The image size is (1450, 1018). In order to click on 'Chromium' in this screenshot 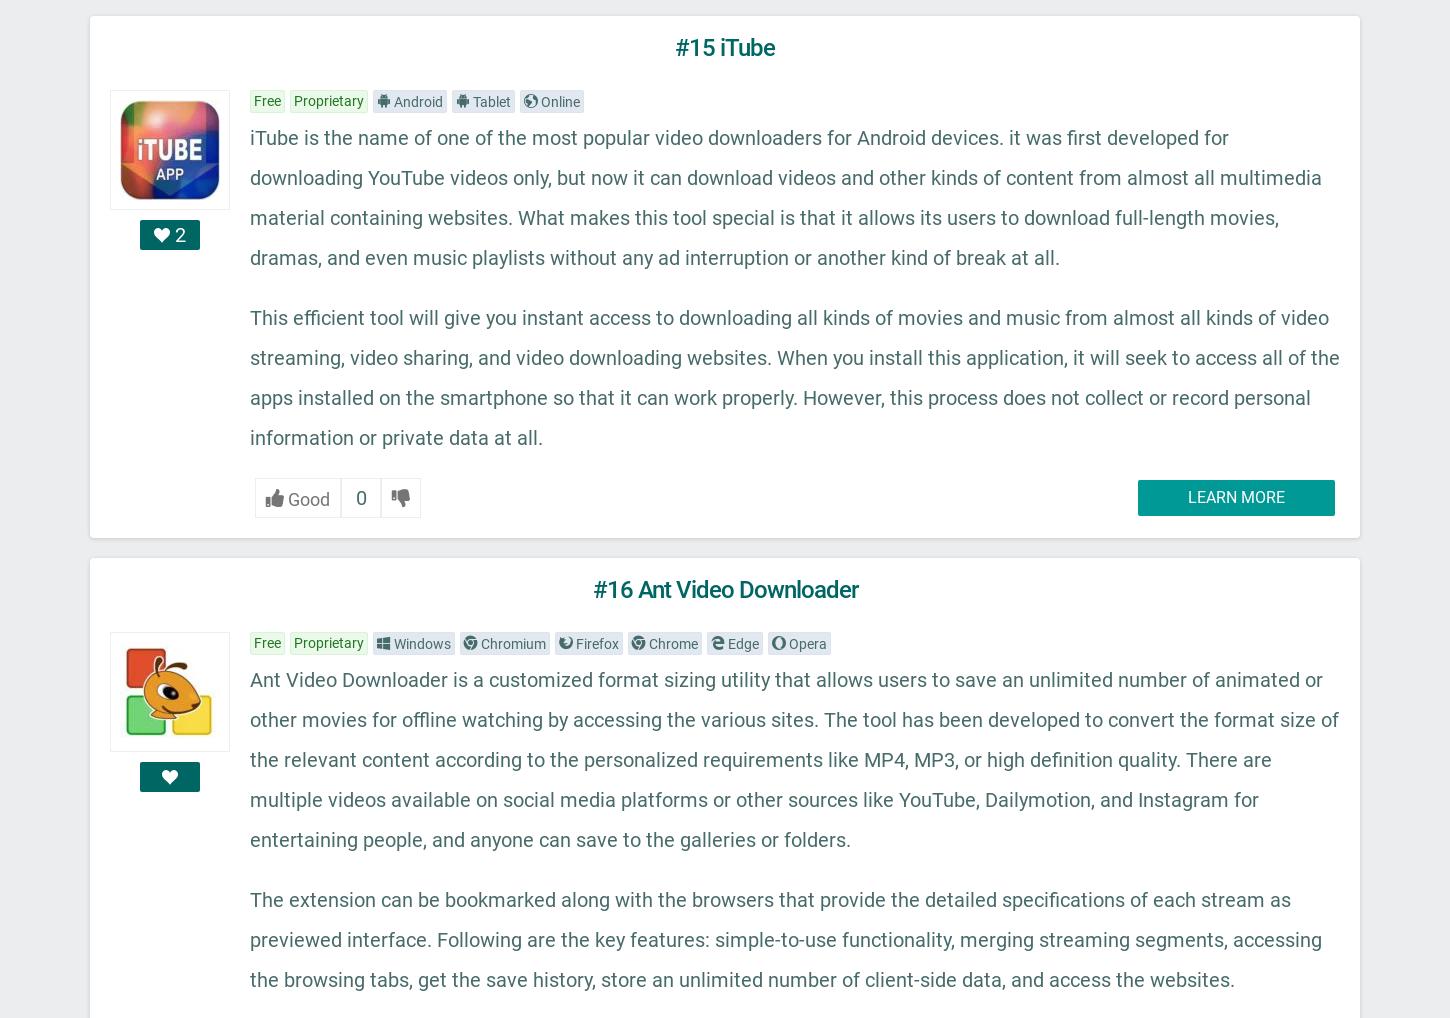, I will do `click(511, 642)`.